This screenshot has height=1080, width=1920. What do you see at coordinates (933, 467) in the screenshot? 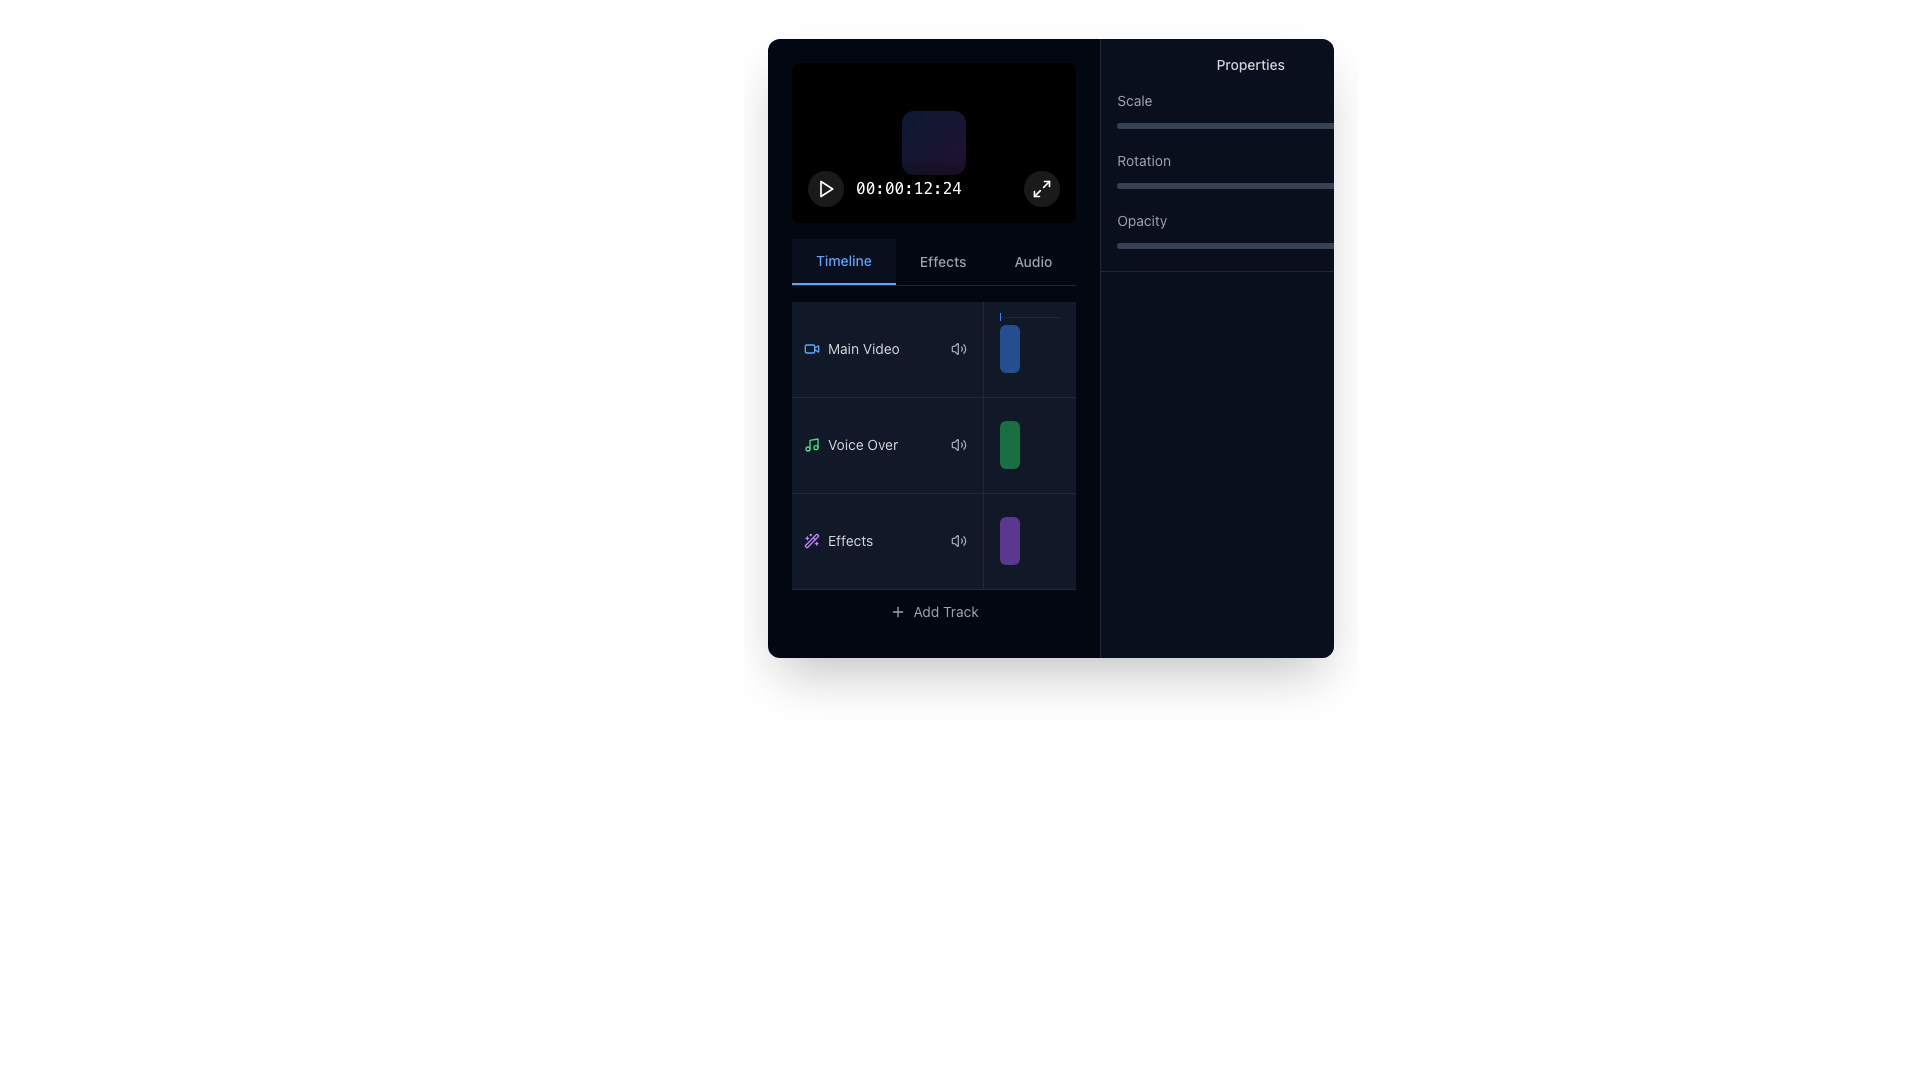
I see `the 'Voice Over' audio track list item, which is the second item in the vertical list located between 'Main Video' and 'Effects'` at bounding box center [933, 467].